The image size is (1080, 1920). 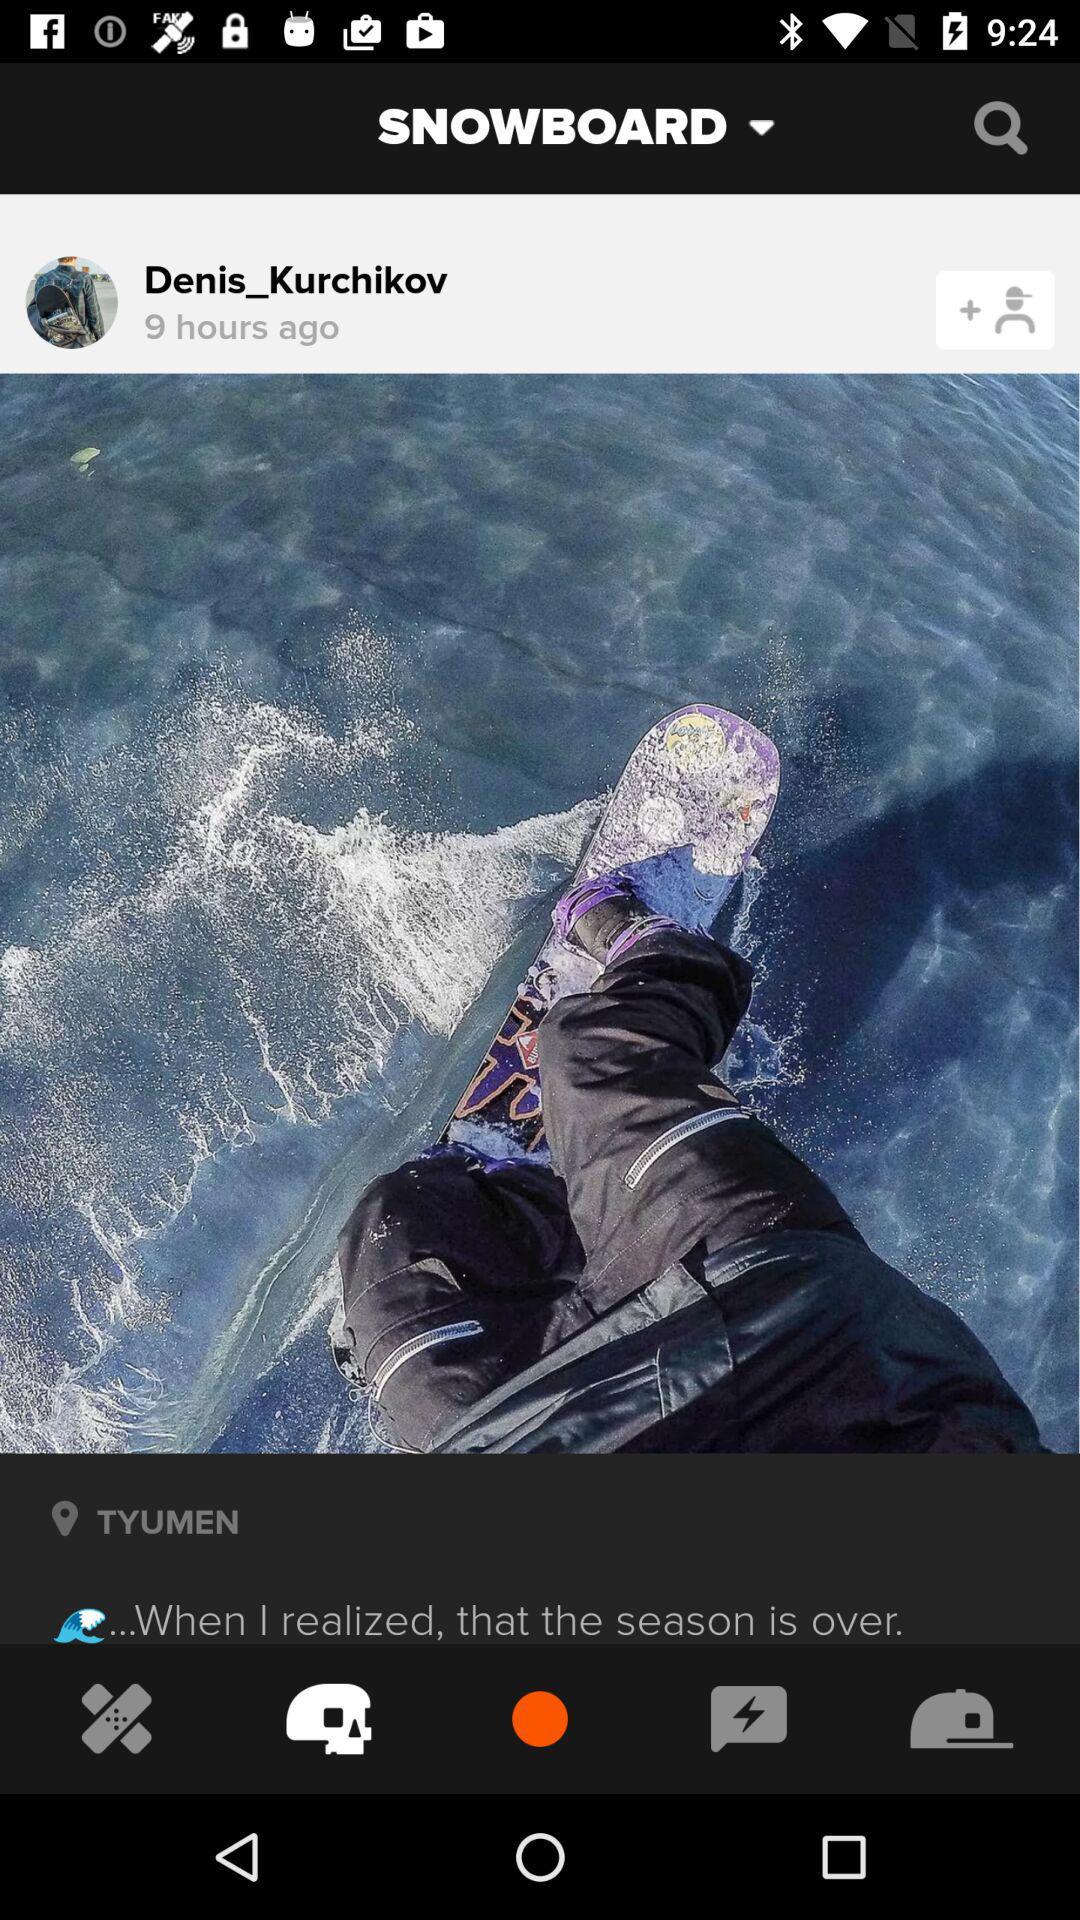 I want to click on the expand_more icon, so click(x=776, y=126).